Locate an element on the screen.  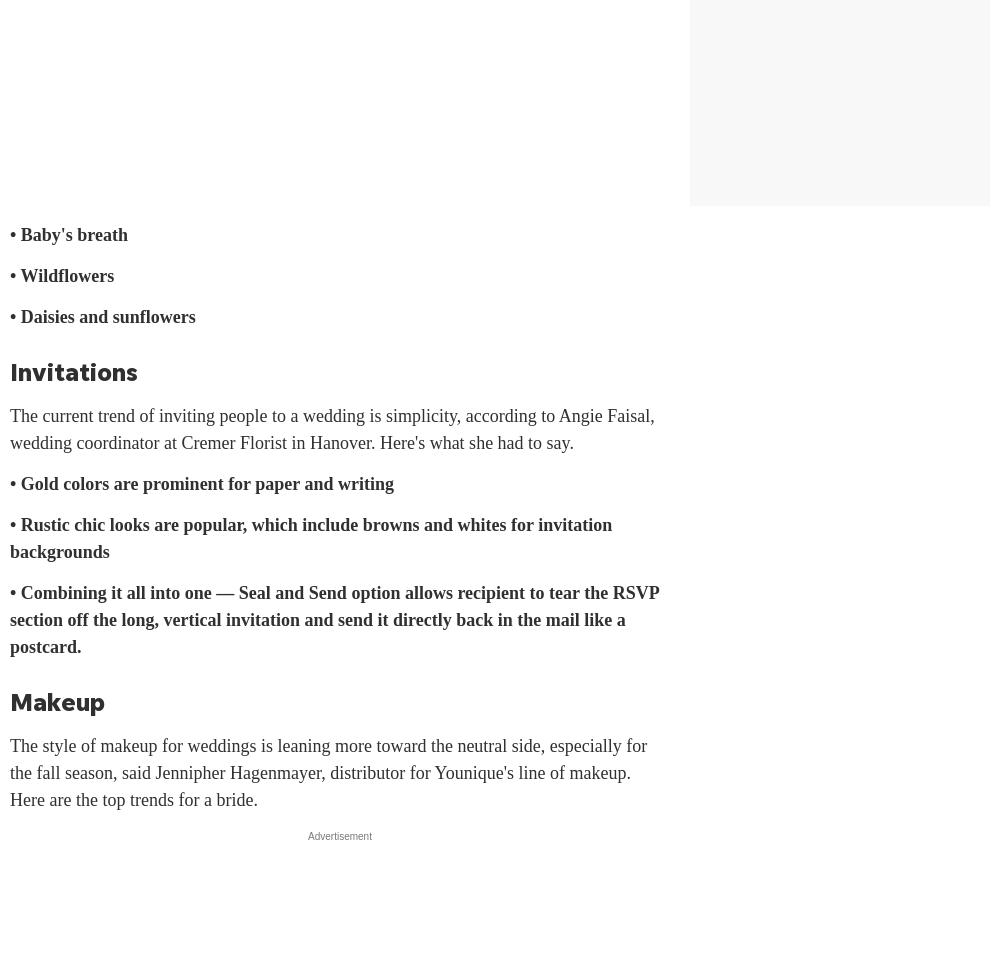
'• Combining it all into one — Seal and Send option allows recipient to tear the RSVP section off the long, vertical invitation and send it directly back in the mail like a postcard.' is located at coordinates (10, 620).